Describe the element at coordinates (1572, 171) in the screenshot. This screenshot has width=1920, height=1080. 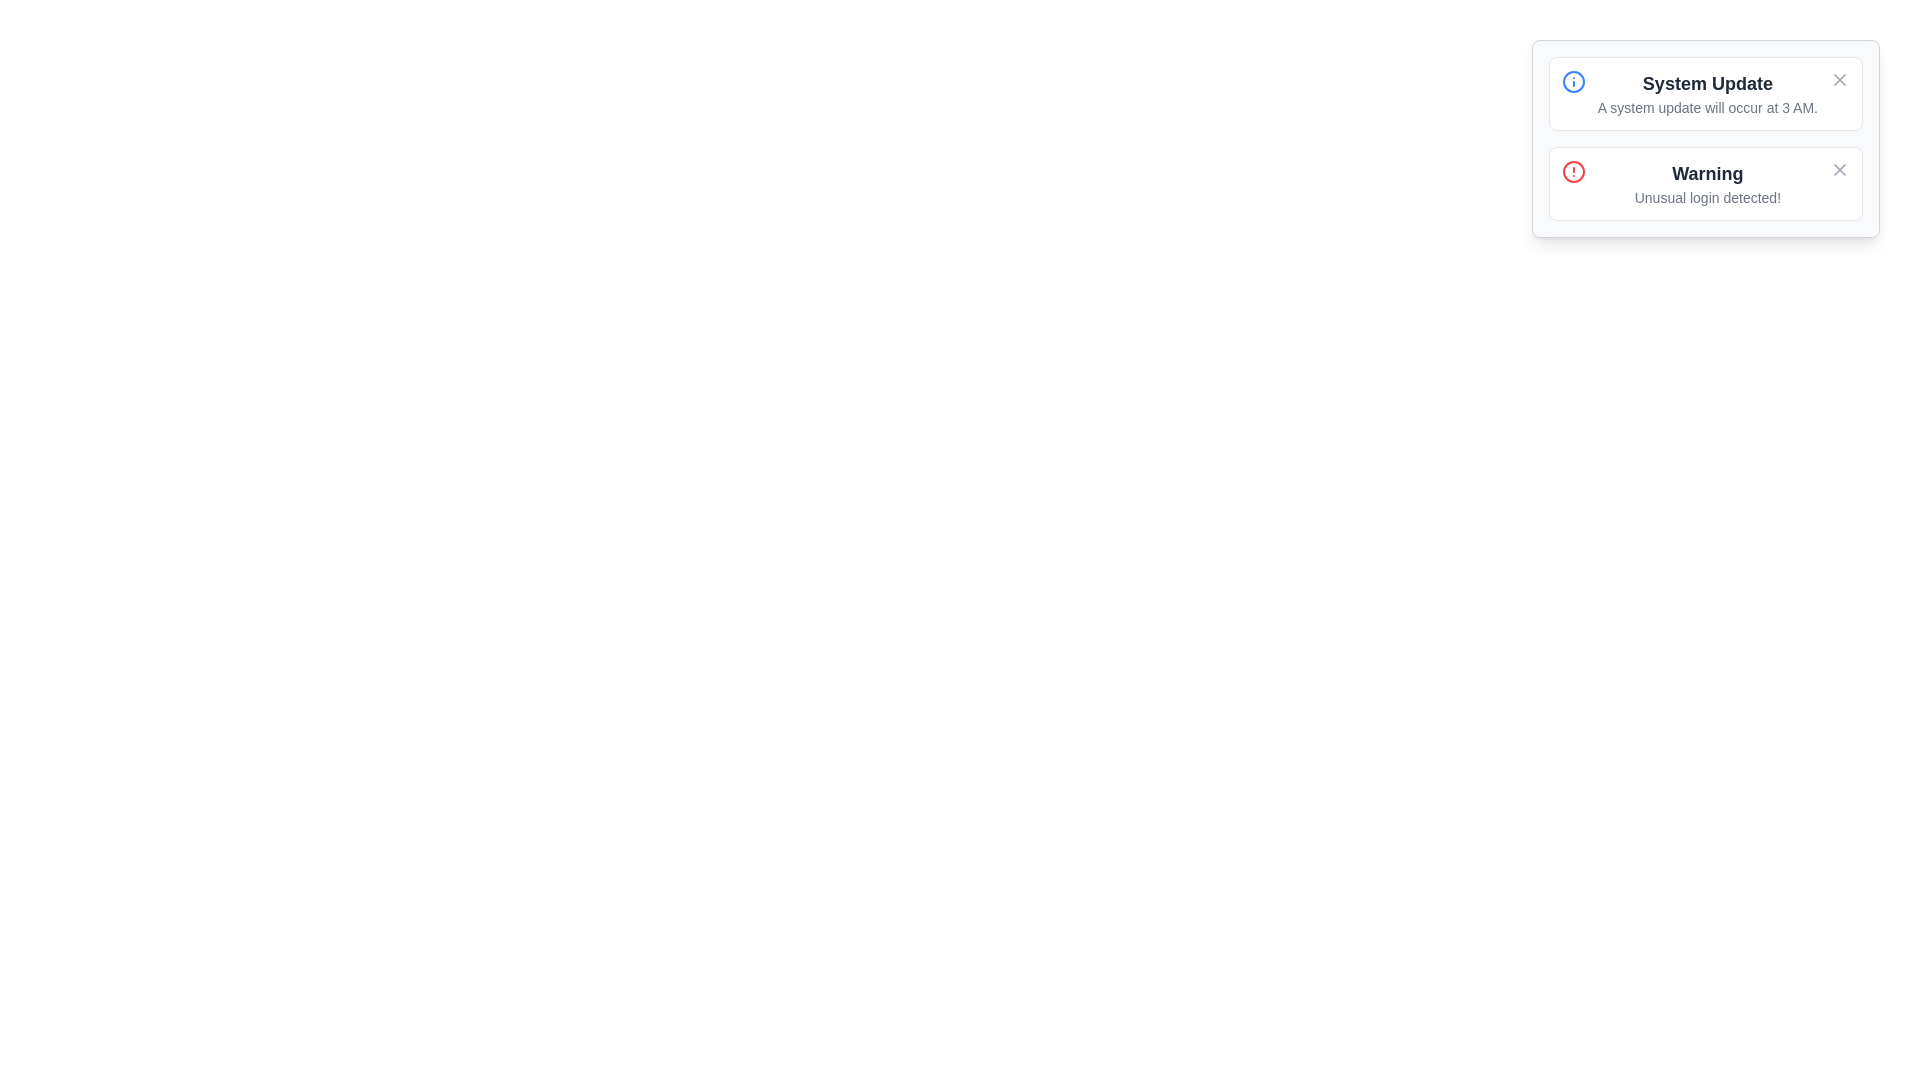
I see `the circular warning icon in the second card of the notification group, which is styled with a red stroke and no fill, indicating a warning about unusual login detection` at that location.